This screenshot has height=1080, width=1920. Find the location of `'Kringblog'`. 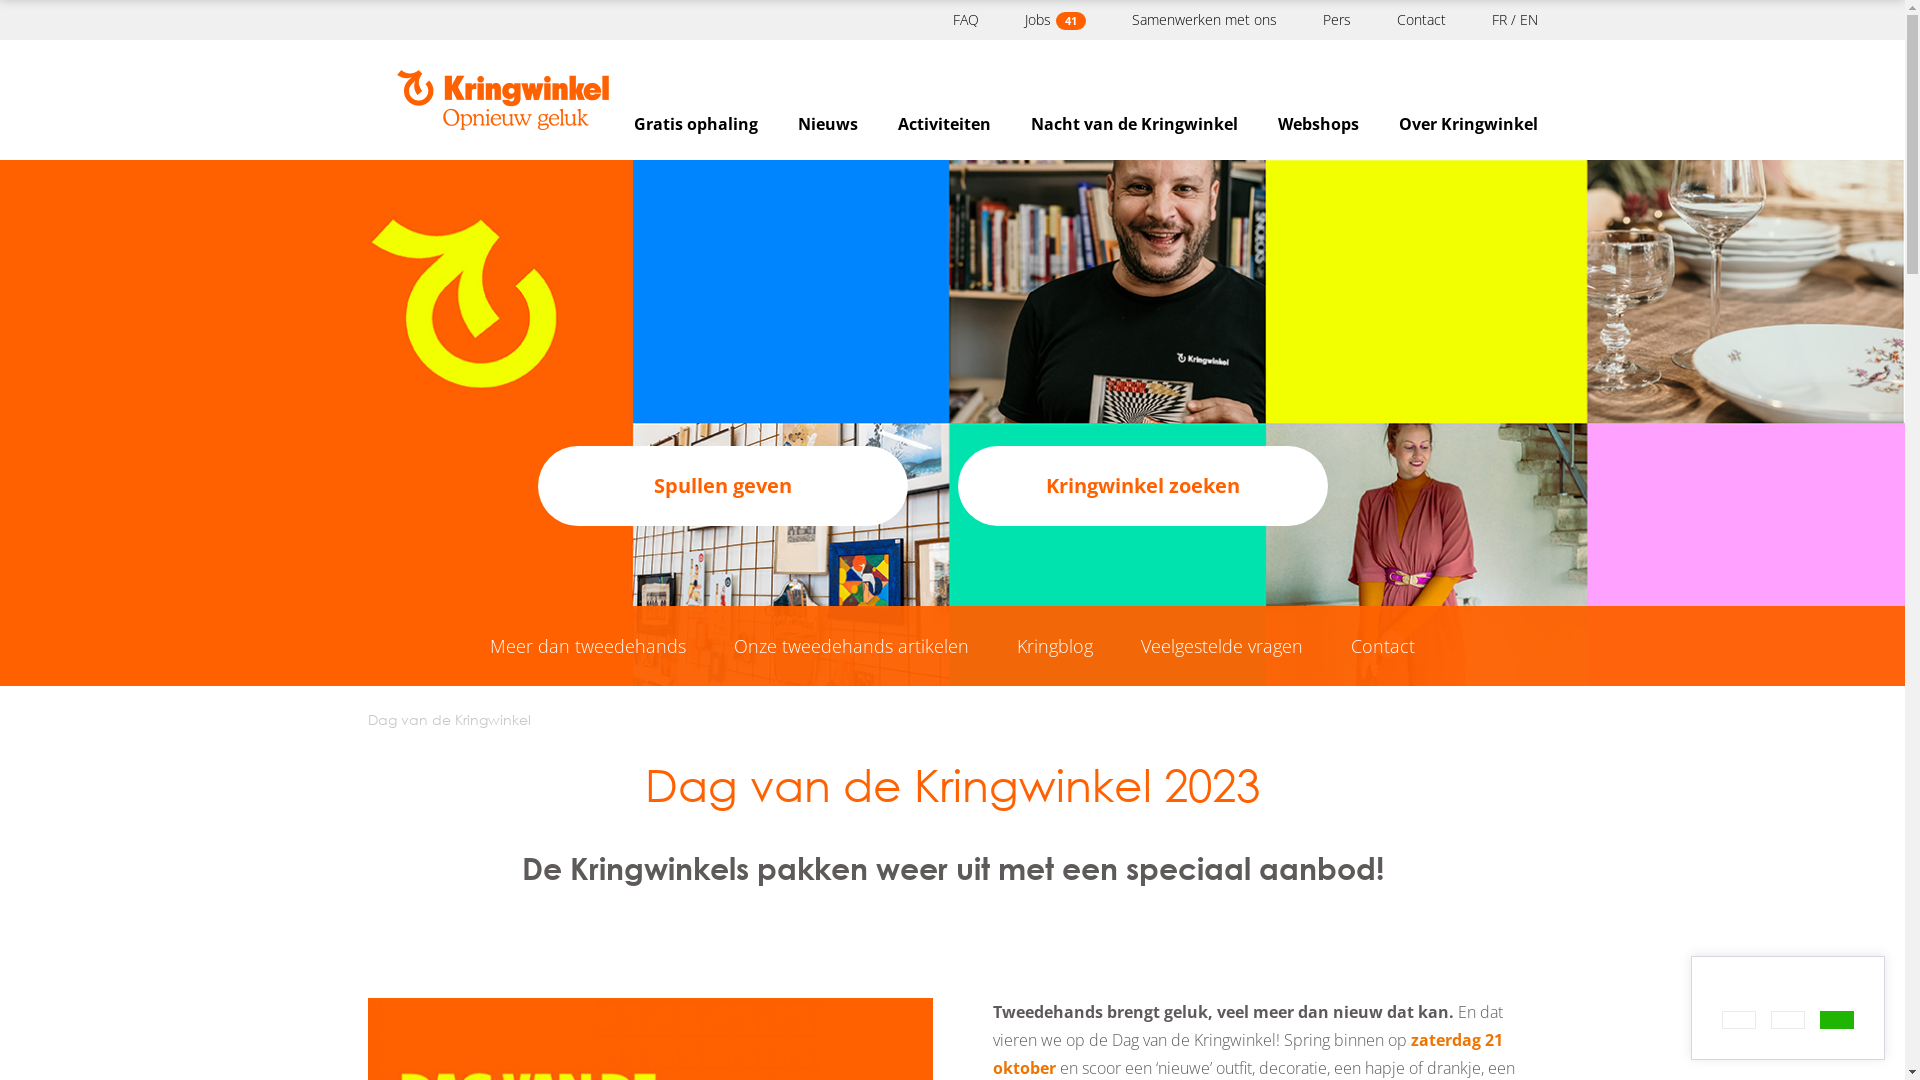

'Kringblog' is located at coordinates (1054, 645).